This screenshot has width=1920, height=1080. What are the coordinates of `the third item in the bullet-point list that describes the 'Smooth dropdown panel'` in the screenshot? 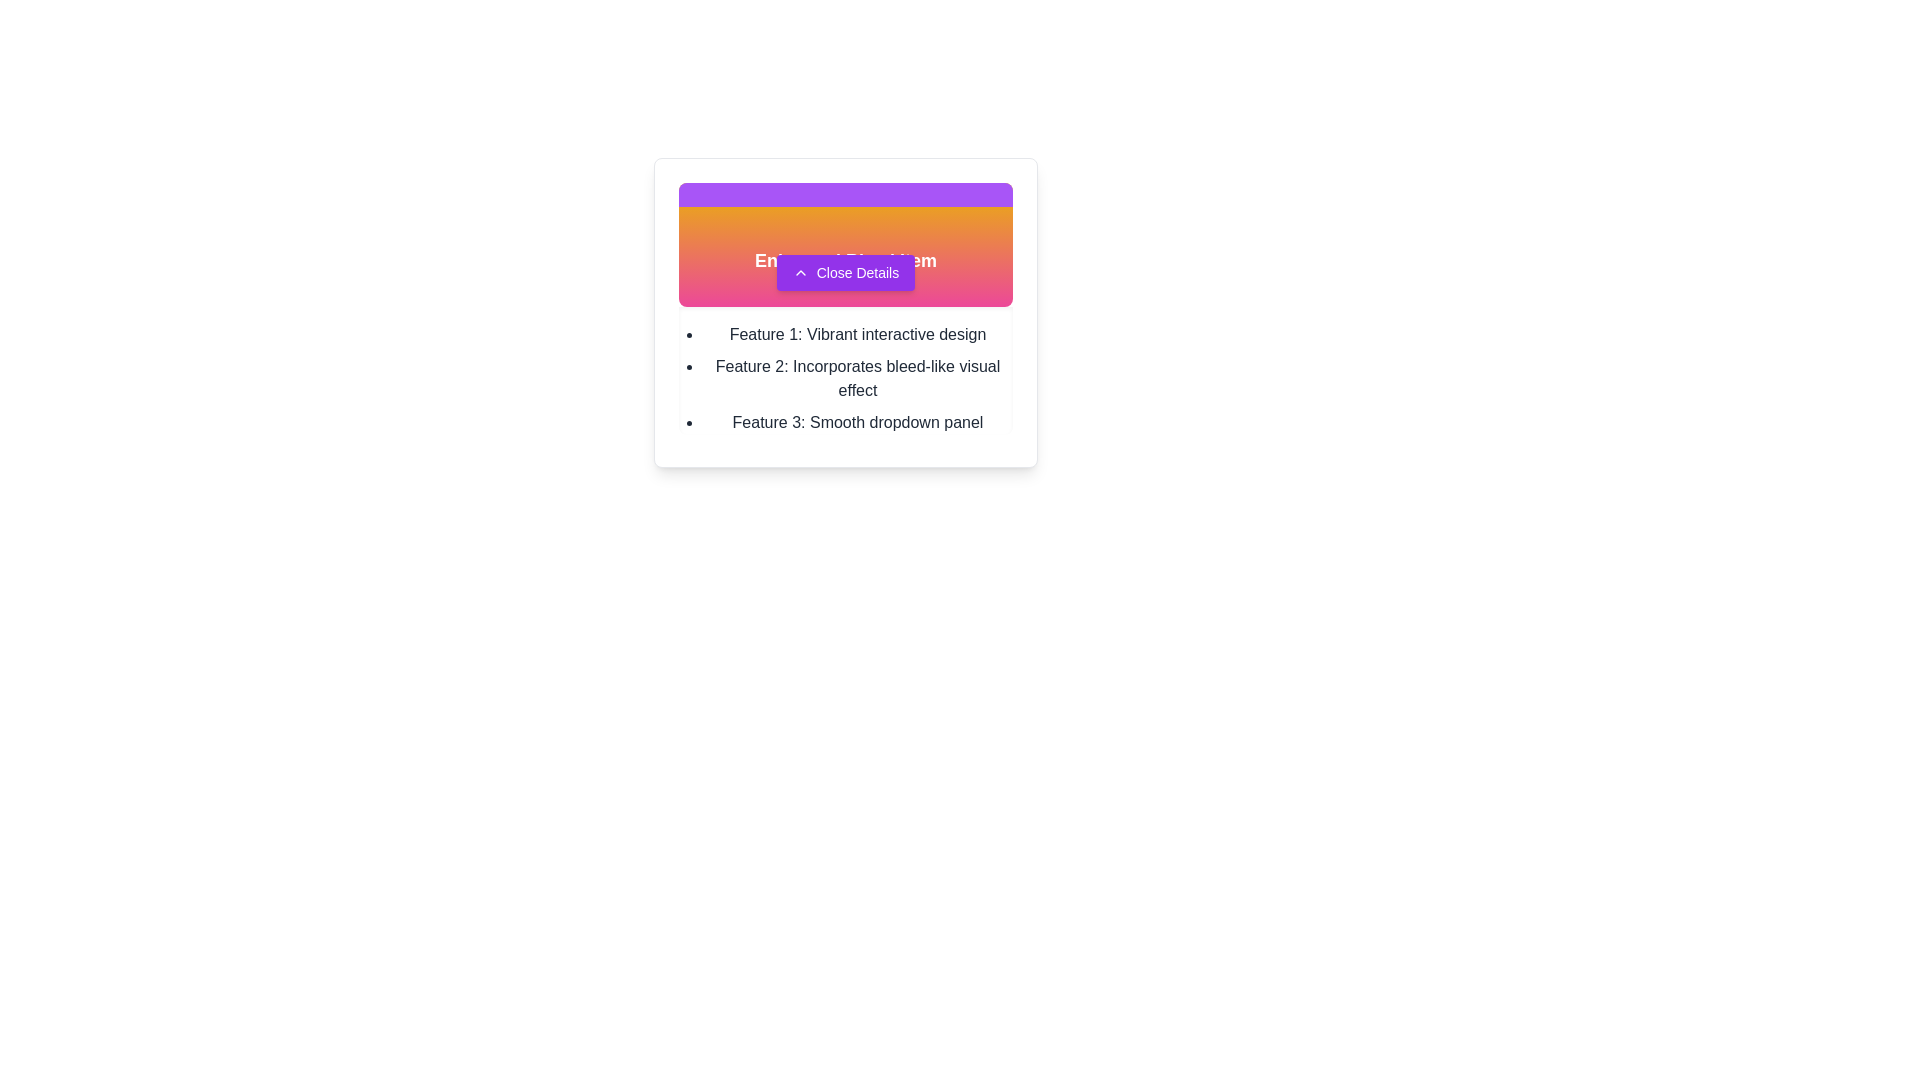 It's located at (858, 422).